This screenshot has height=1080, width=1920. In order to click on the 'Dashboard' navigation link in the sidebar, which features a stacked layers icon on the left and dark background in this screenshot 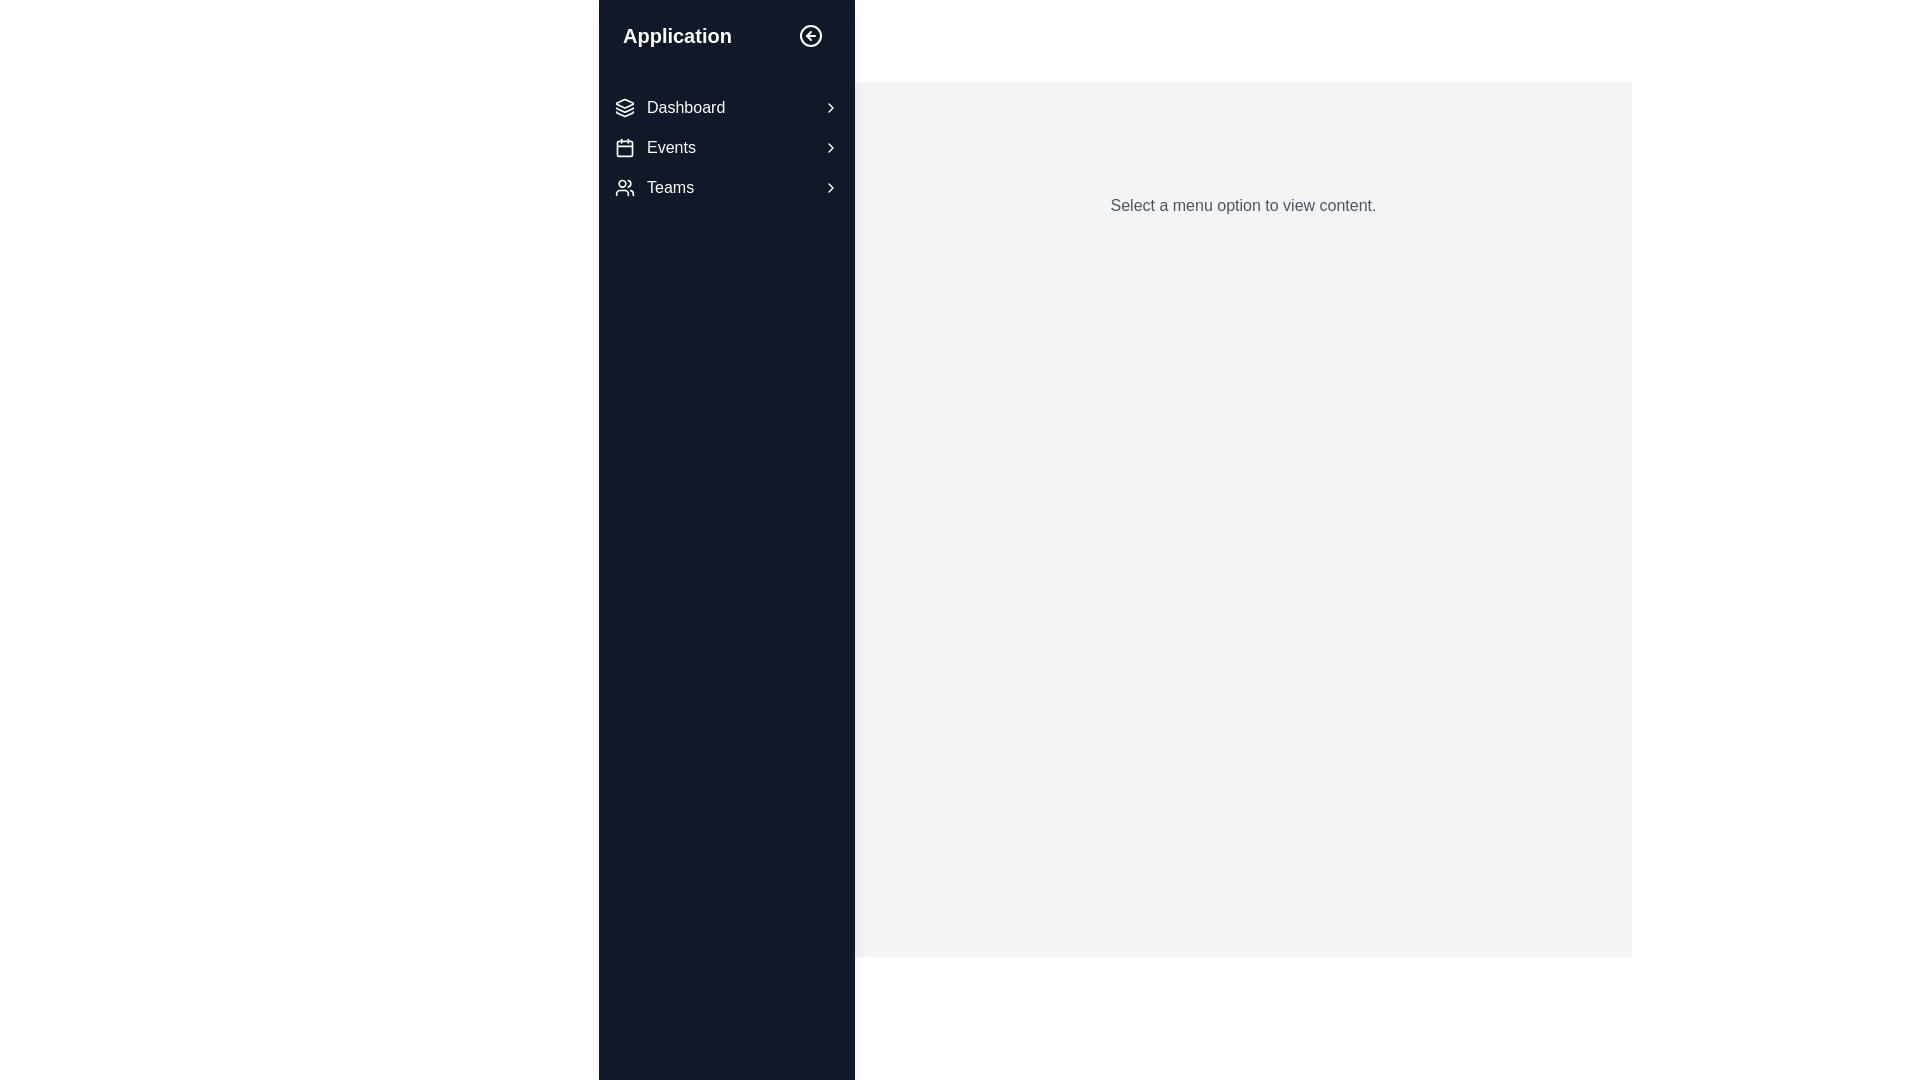, I will do `click(670, 108)`.